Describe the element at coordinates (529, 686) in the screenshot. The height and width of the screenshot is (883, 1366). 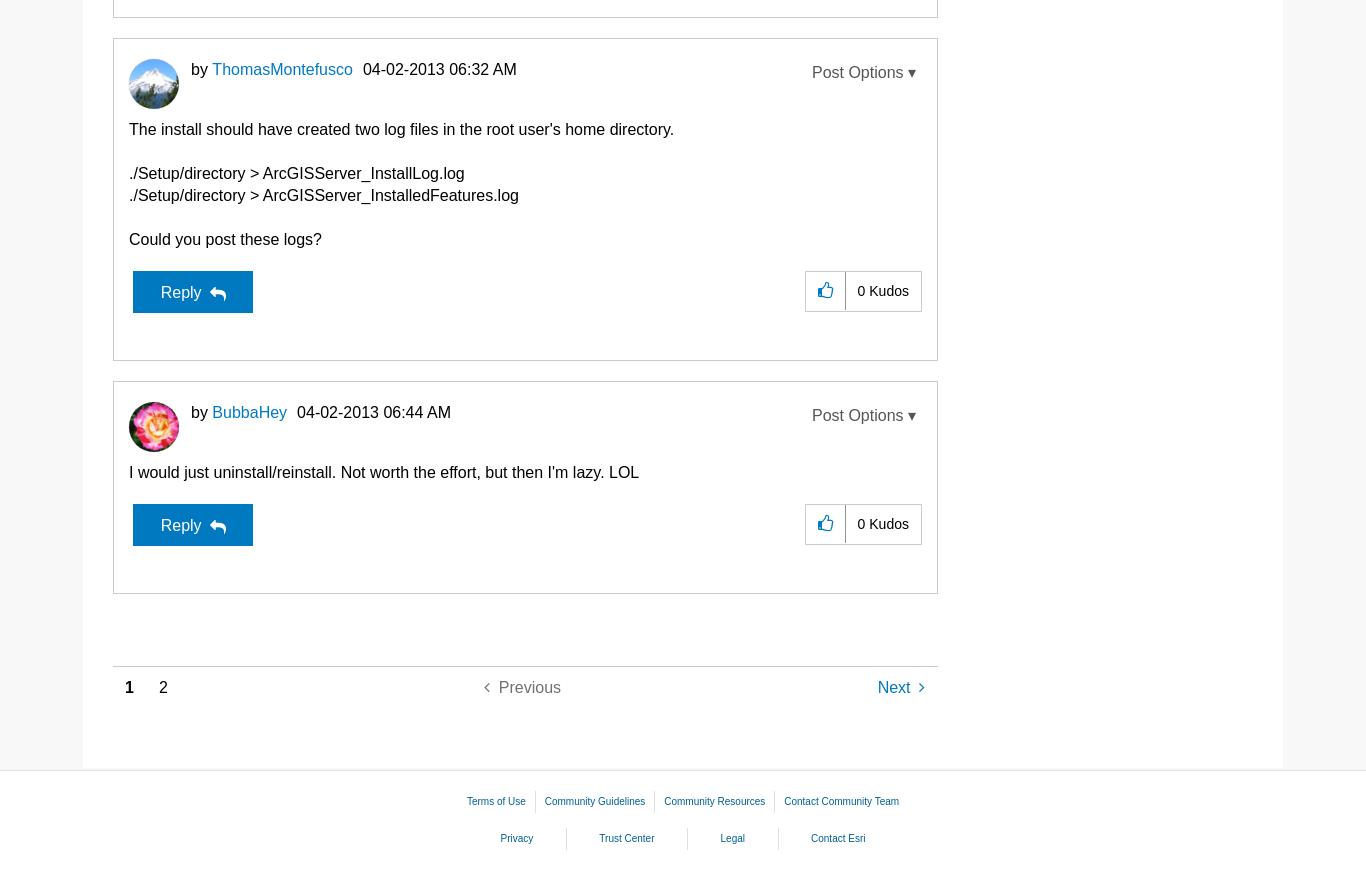
I see `'Previous'` at that location.